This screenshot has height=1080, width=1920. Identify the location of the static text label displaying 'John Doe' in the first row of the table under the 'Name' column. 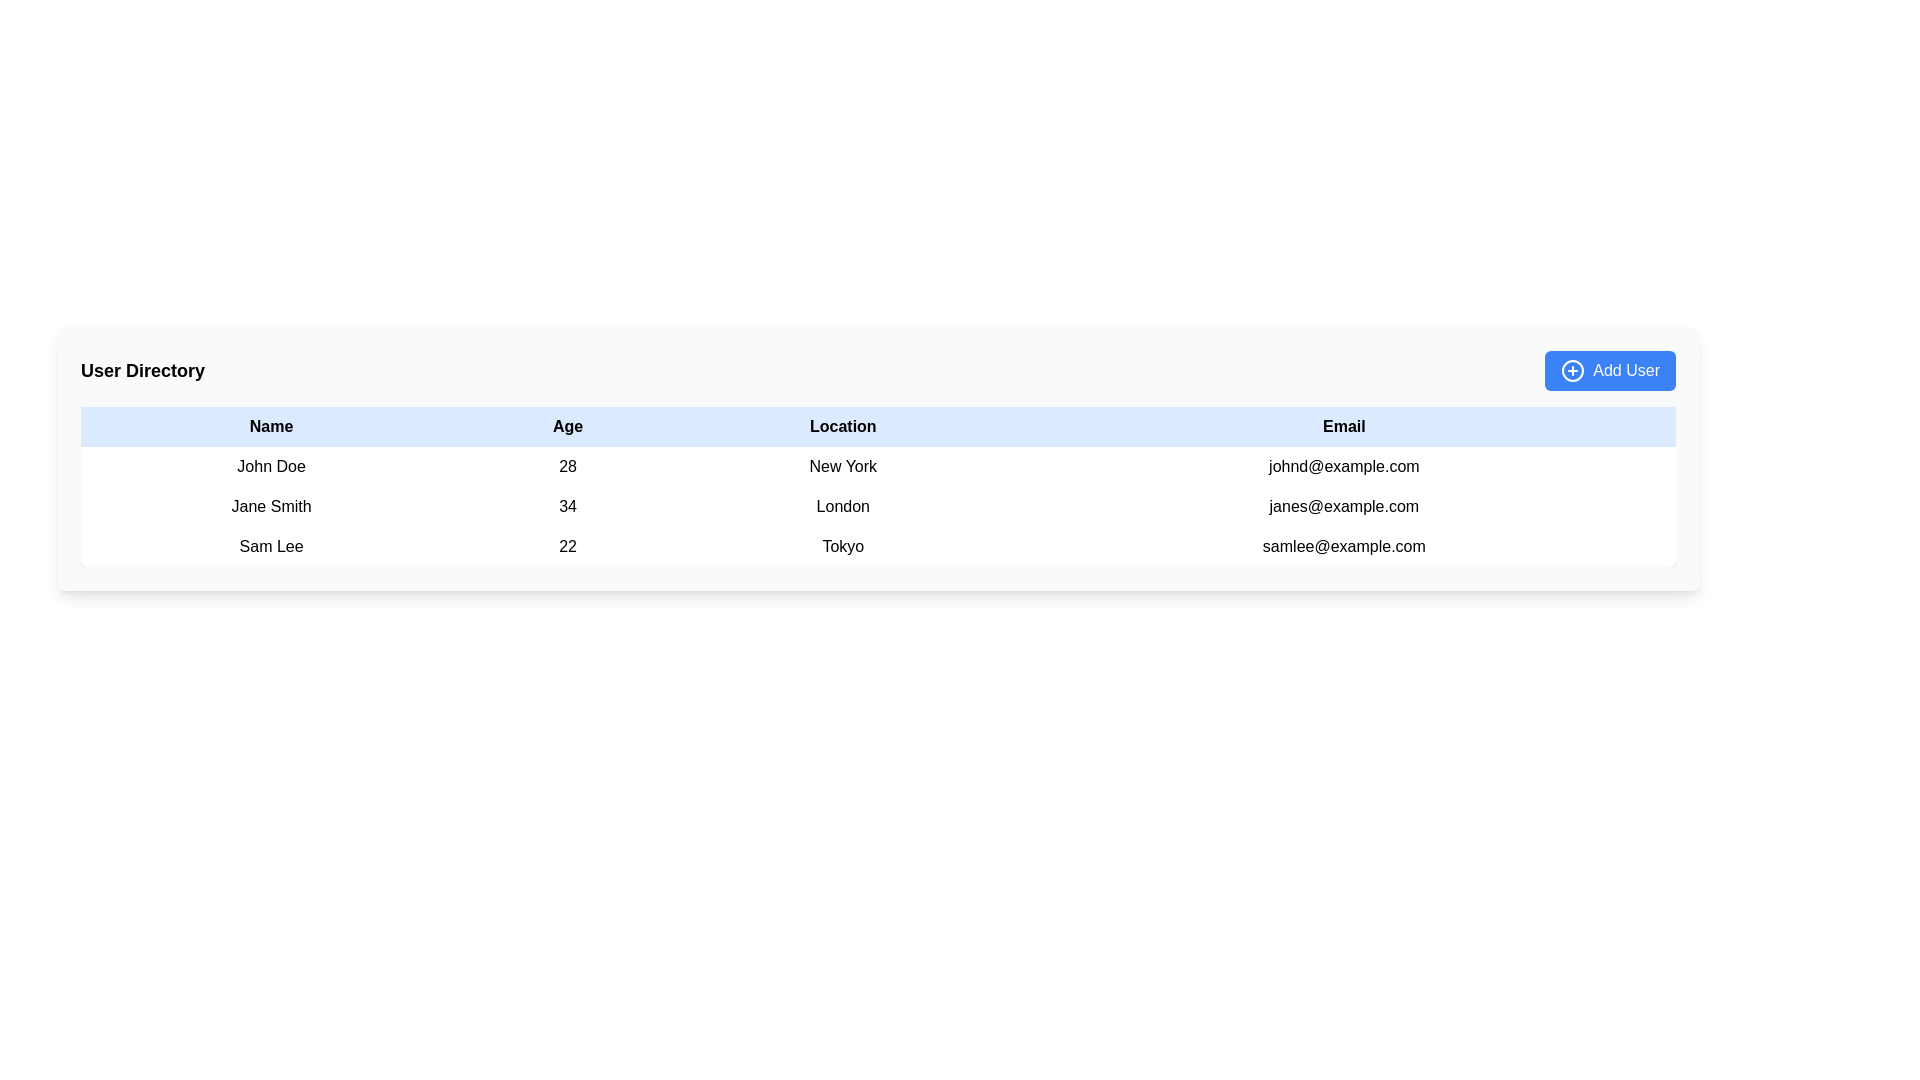
(270, 466).